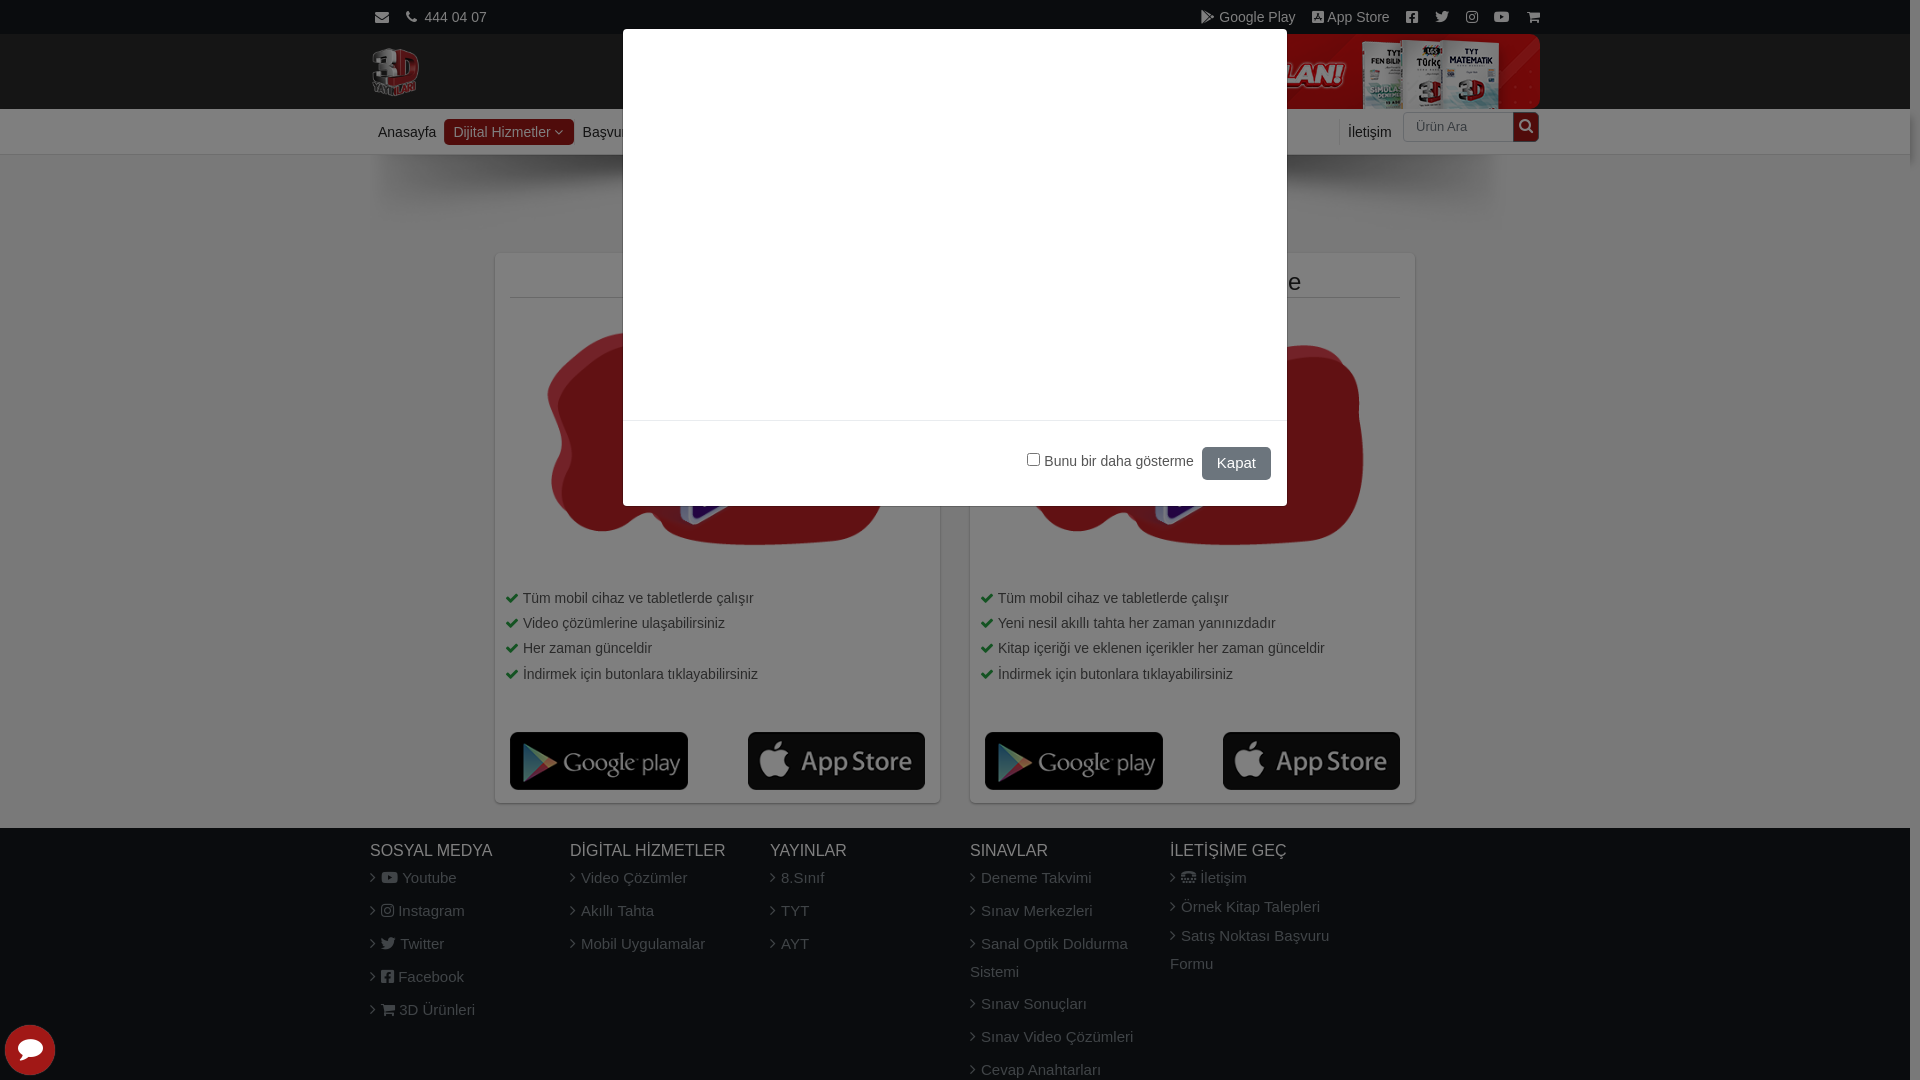 This screenshot has height=1080, width=1920. Describe the element at coordinates (416, 975) in the screenshot. I see `'Facebook'` at that location.